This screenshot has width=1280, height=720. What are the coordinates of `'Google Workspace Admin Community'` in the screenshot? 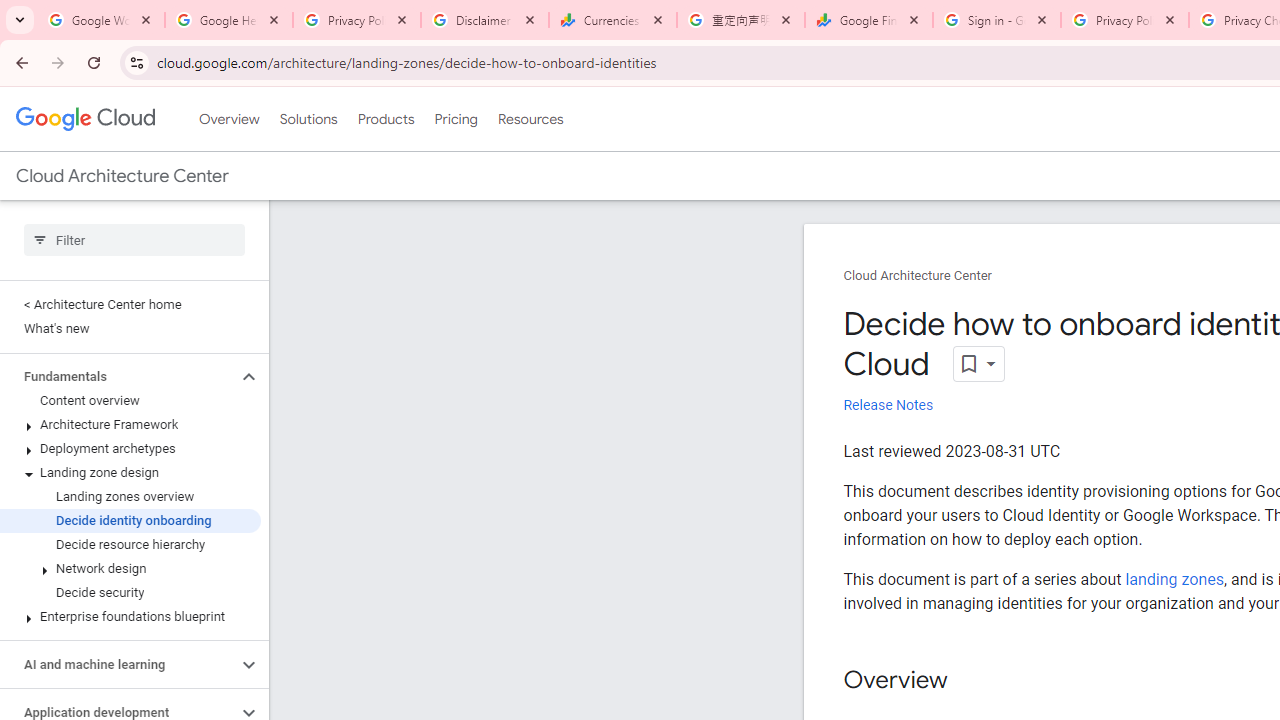 It's located at (100, 20).